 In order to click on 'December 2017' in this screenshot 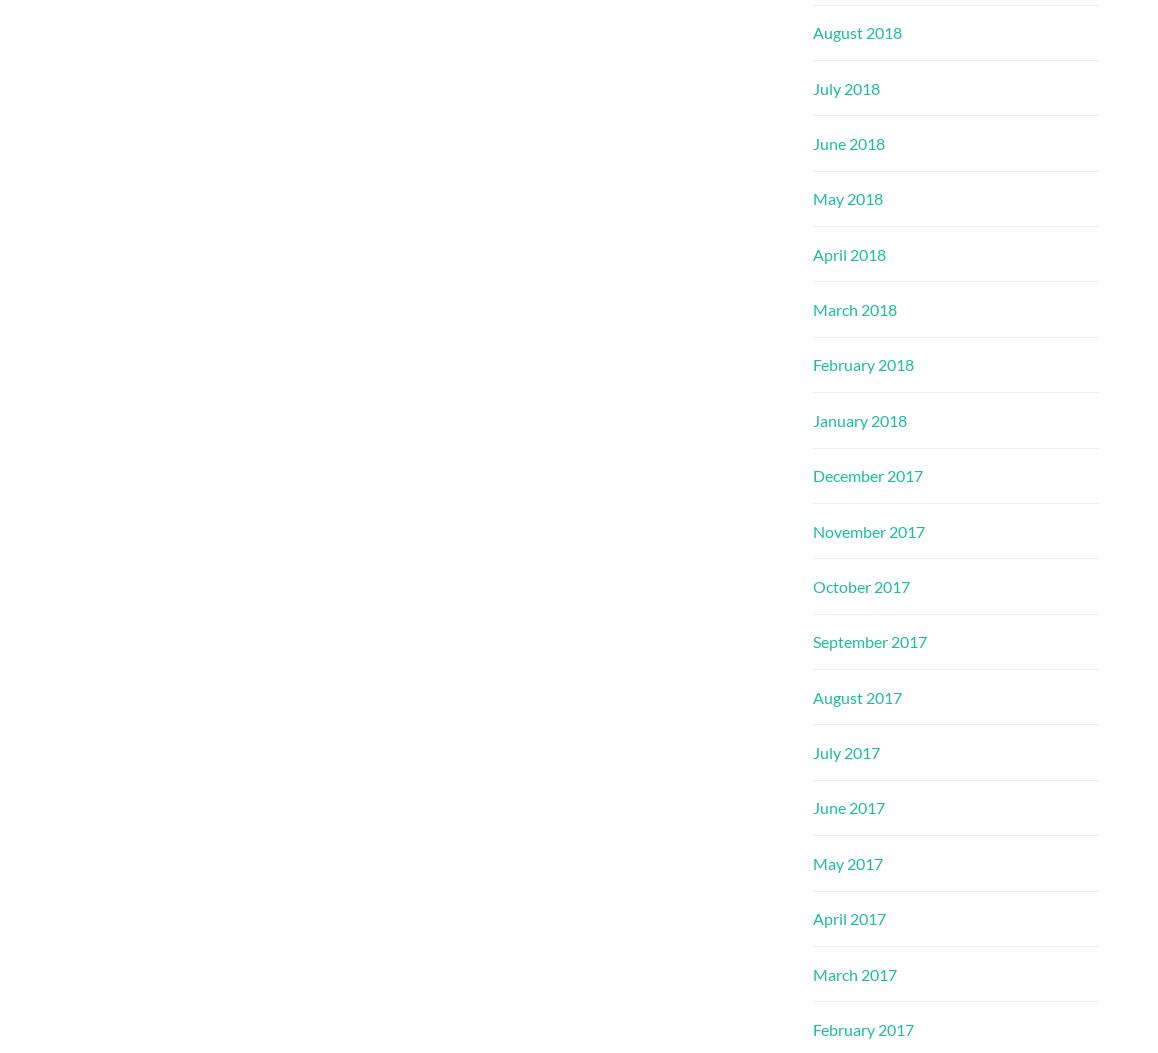, I will do `click(867, 474)`.